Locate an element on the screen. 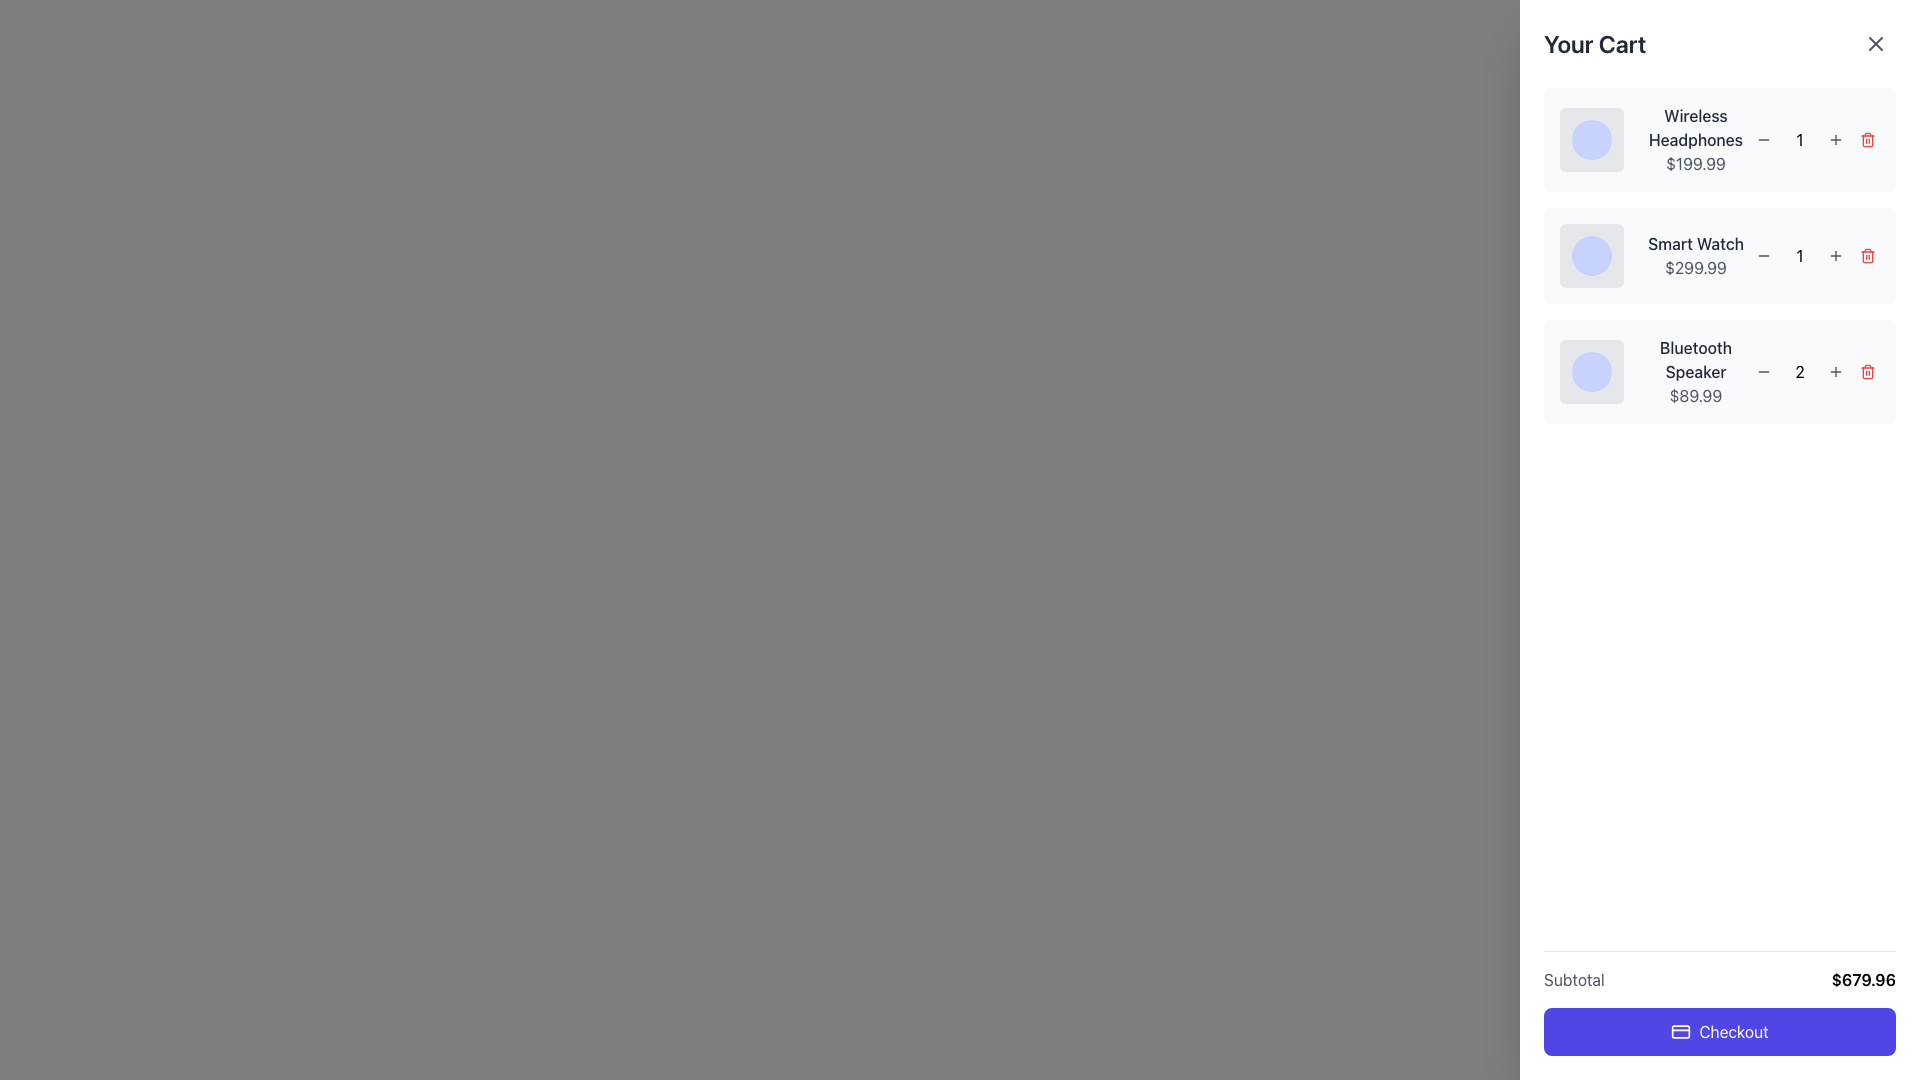  the Trash can icon (delete button) located at the far-right side of the second item in the cart list, which represents the 'Smart Watch' is located at coordinates (1866, 254).